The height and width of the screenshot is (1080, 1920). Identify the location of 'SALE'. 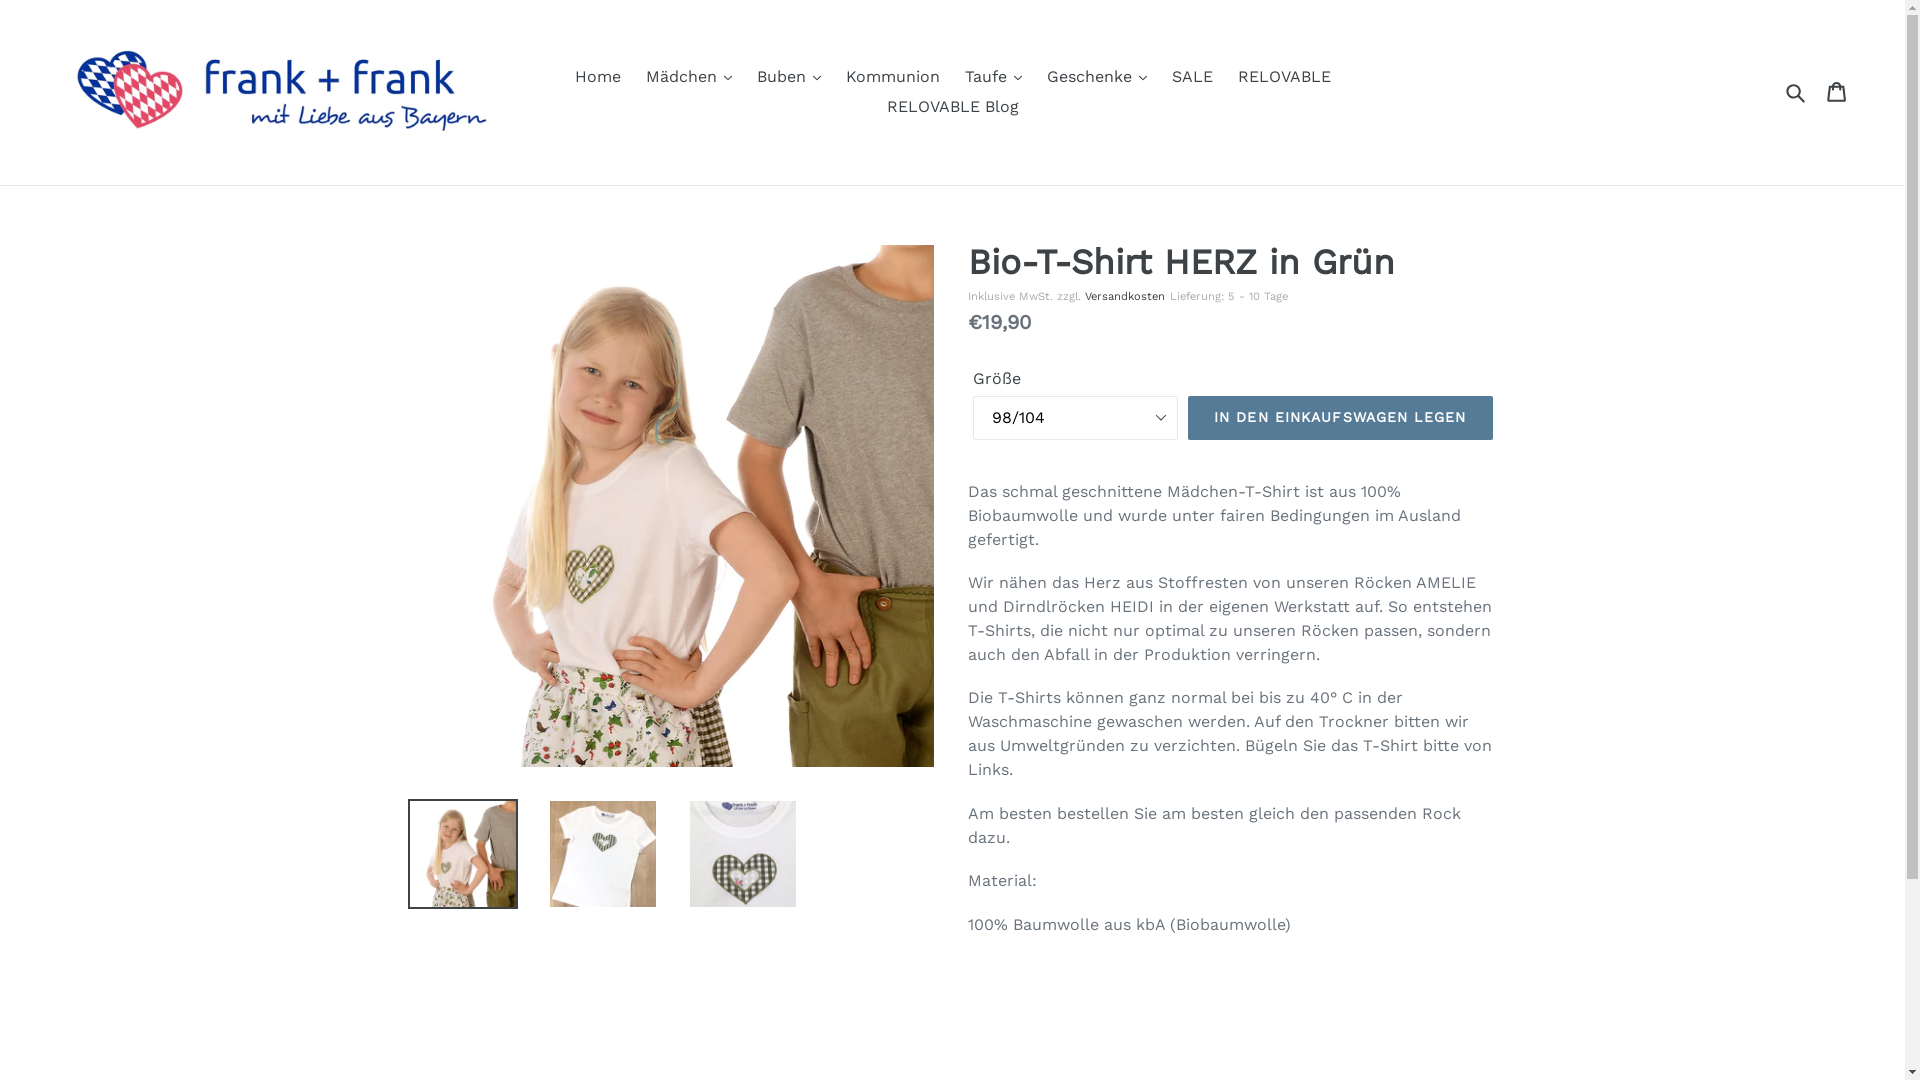
(1192, 76).